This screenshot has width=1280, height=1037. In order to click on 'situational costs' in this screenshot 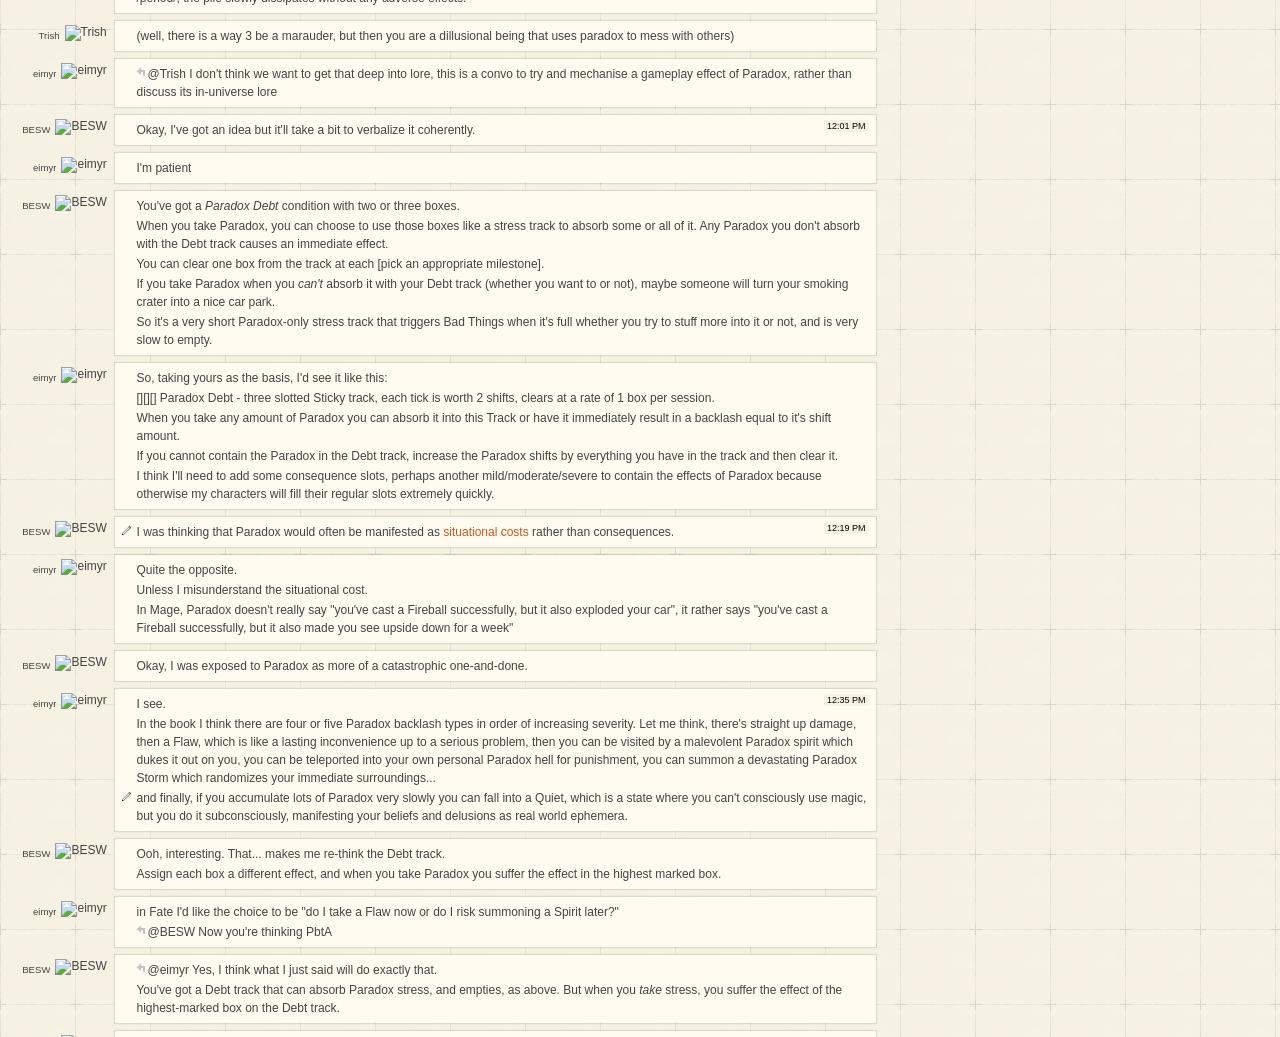, I will do `click(485, 531)`.